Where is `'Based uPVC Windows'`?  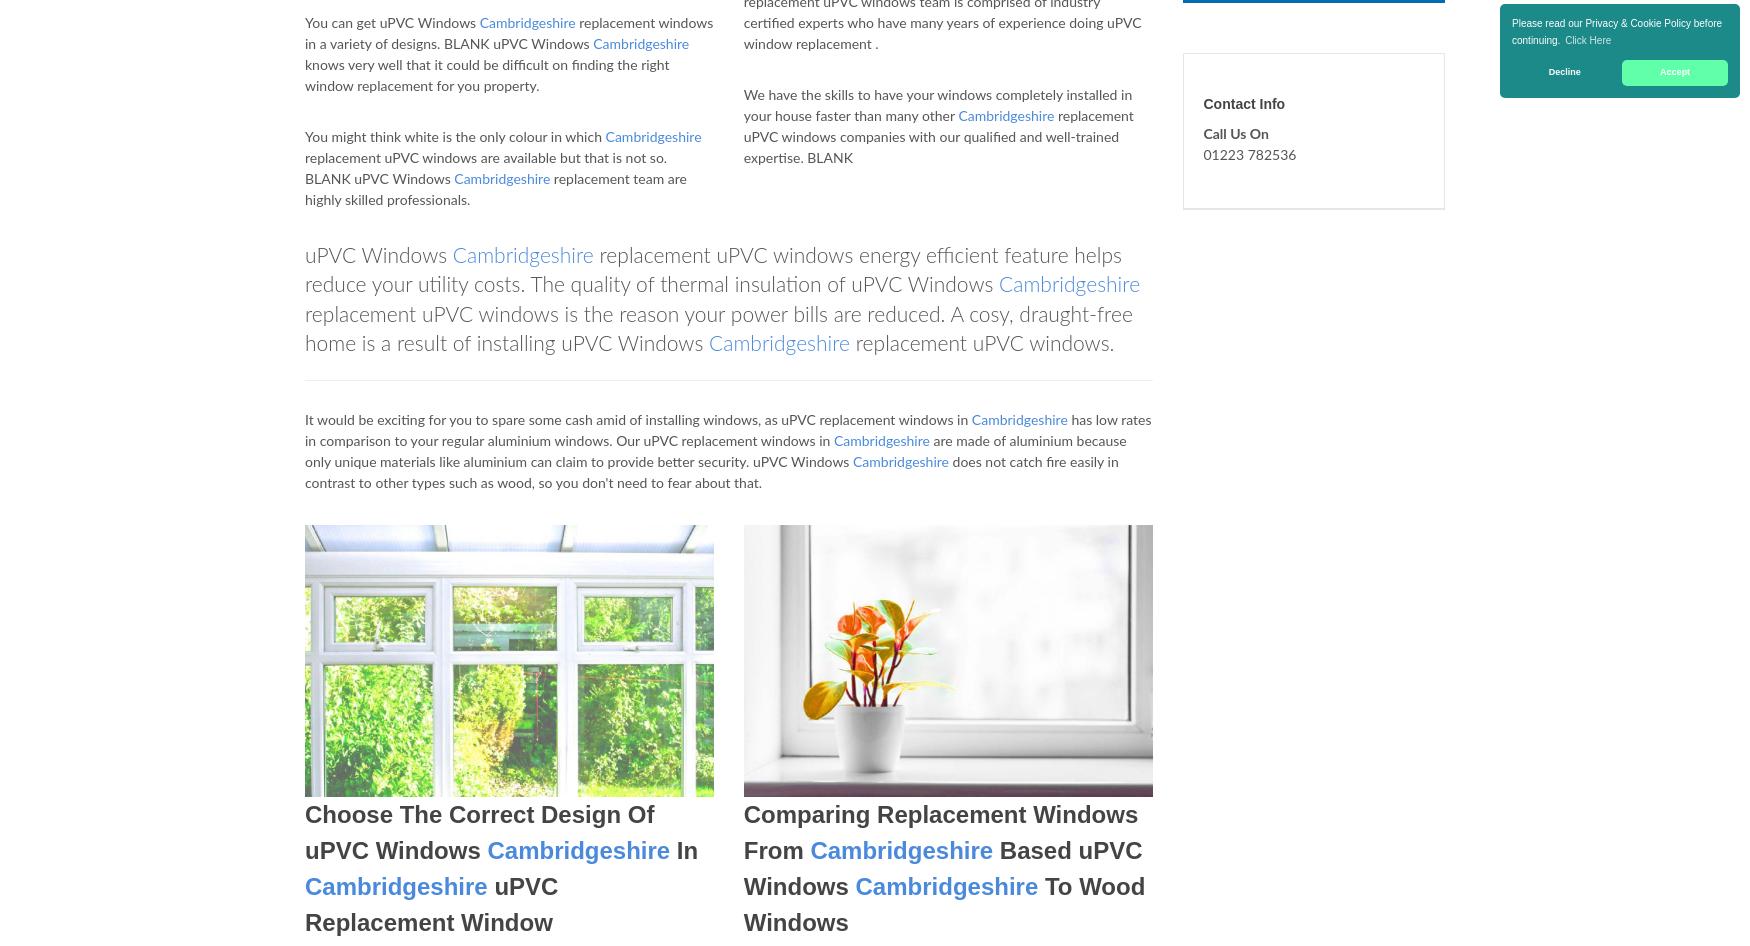
'Based uPVC Windows' is located at coordinates (942, 867).